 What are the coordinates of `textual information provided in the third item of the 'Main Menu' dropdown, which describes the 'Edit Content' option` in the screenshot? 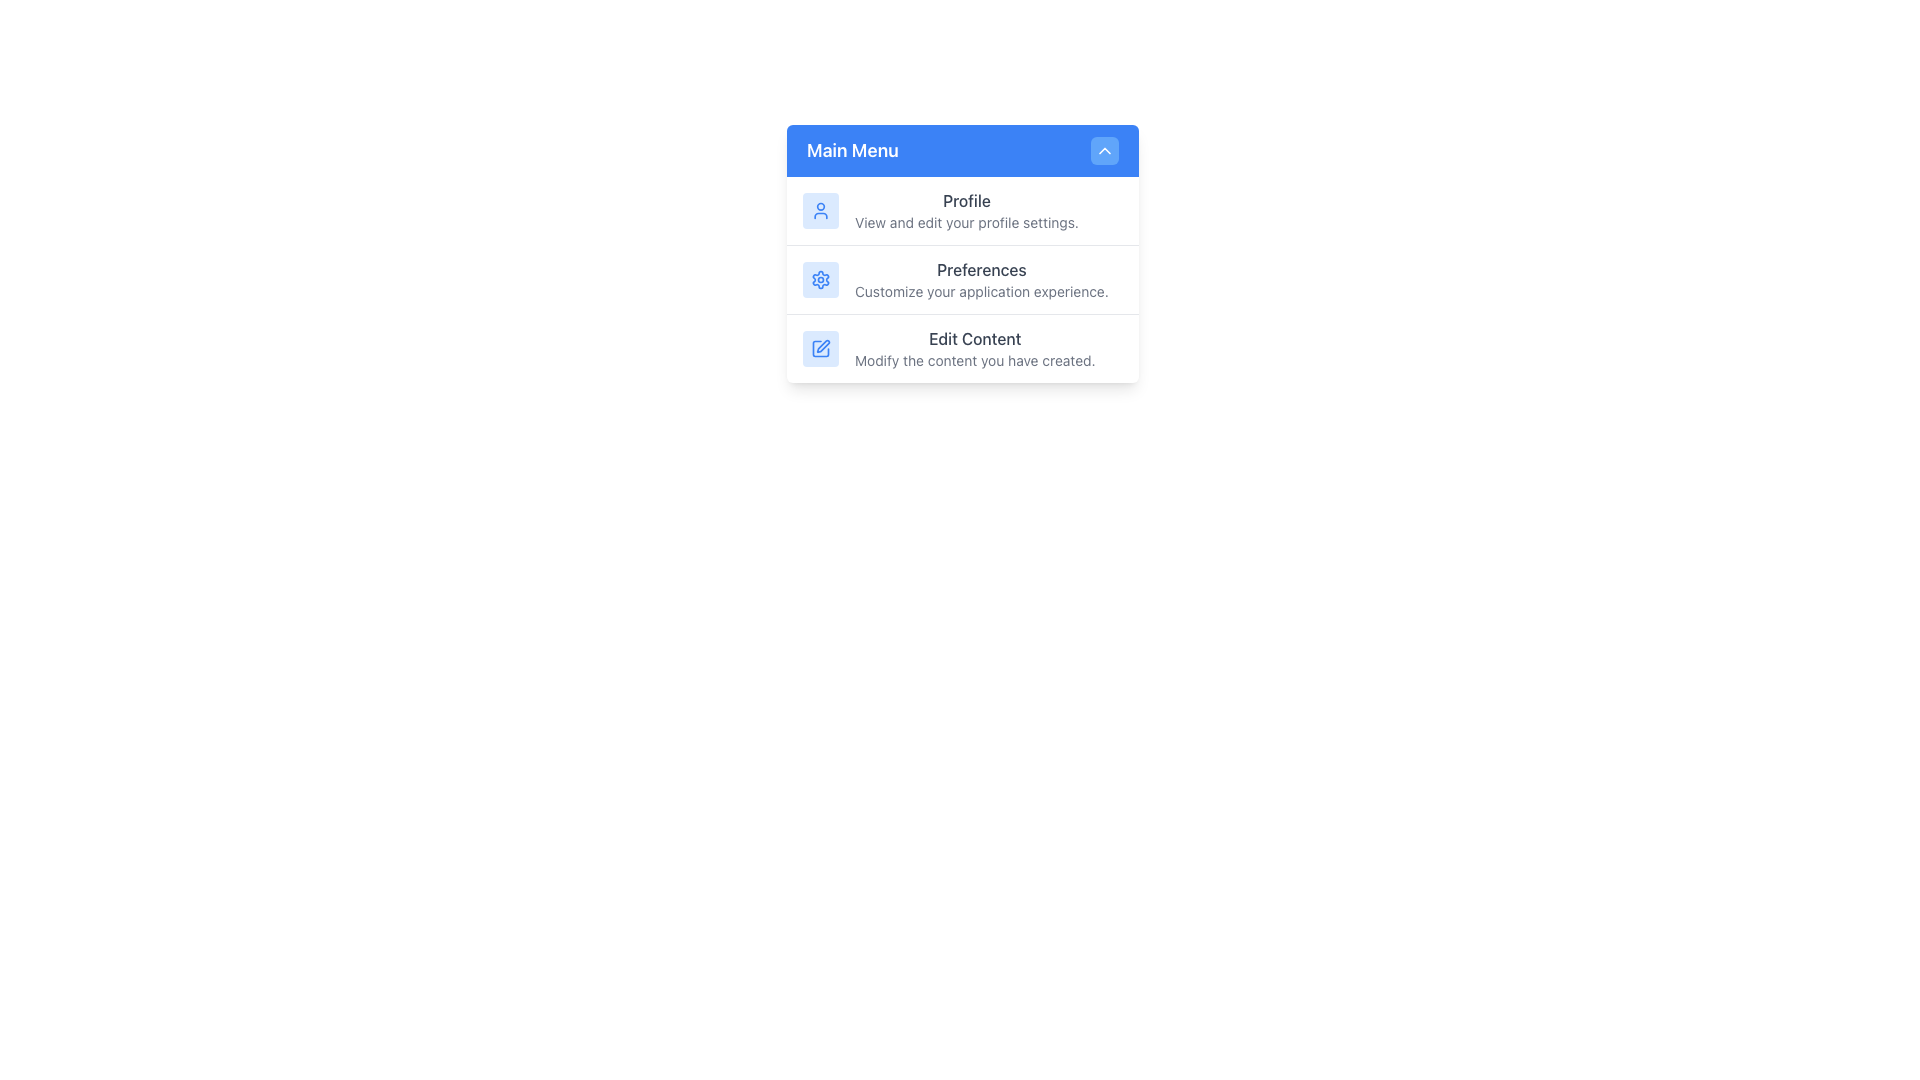 It's located at (975, 347).